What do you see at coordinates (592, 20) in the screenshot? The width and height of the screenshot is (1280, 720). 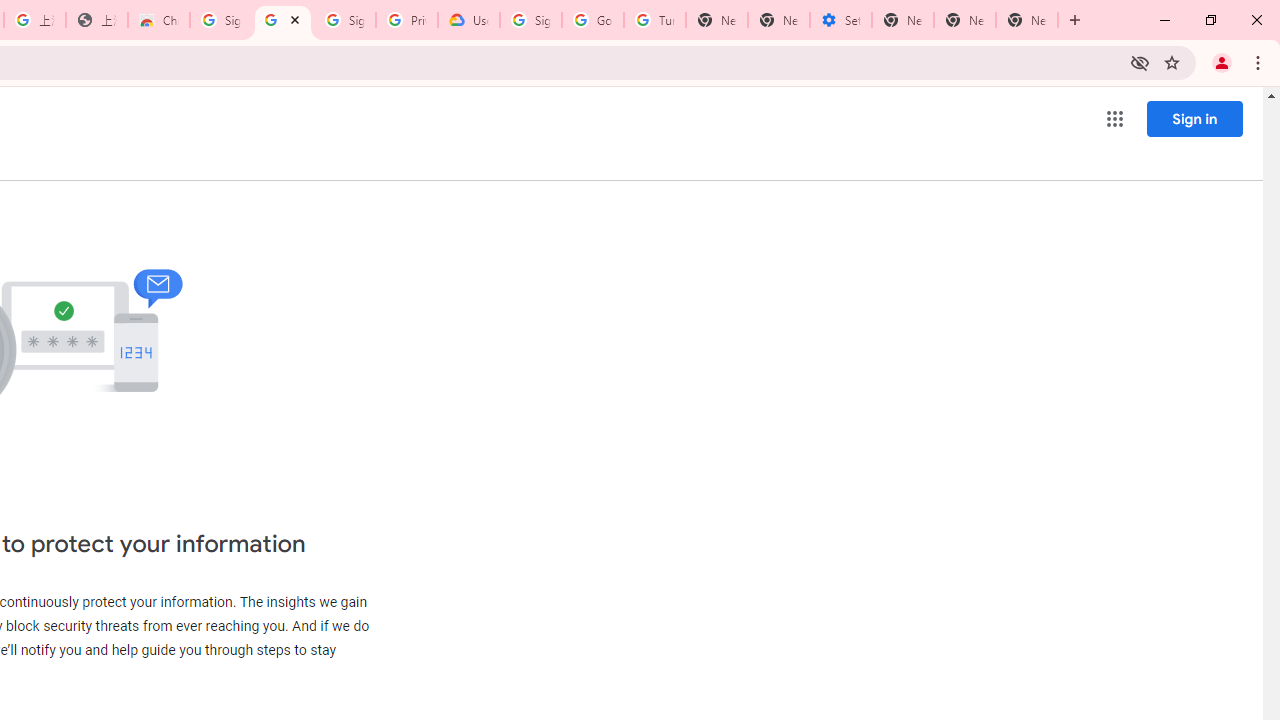 I see `'Google Account Help'` at bounding box center [592, 20].